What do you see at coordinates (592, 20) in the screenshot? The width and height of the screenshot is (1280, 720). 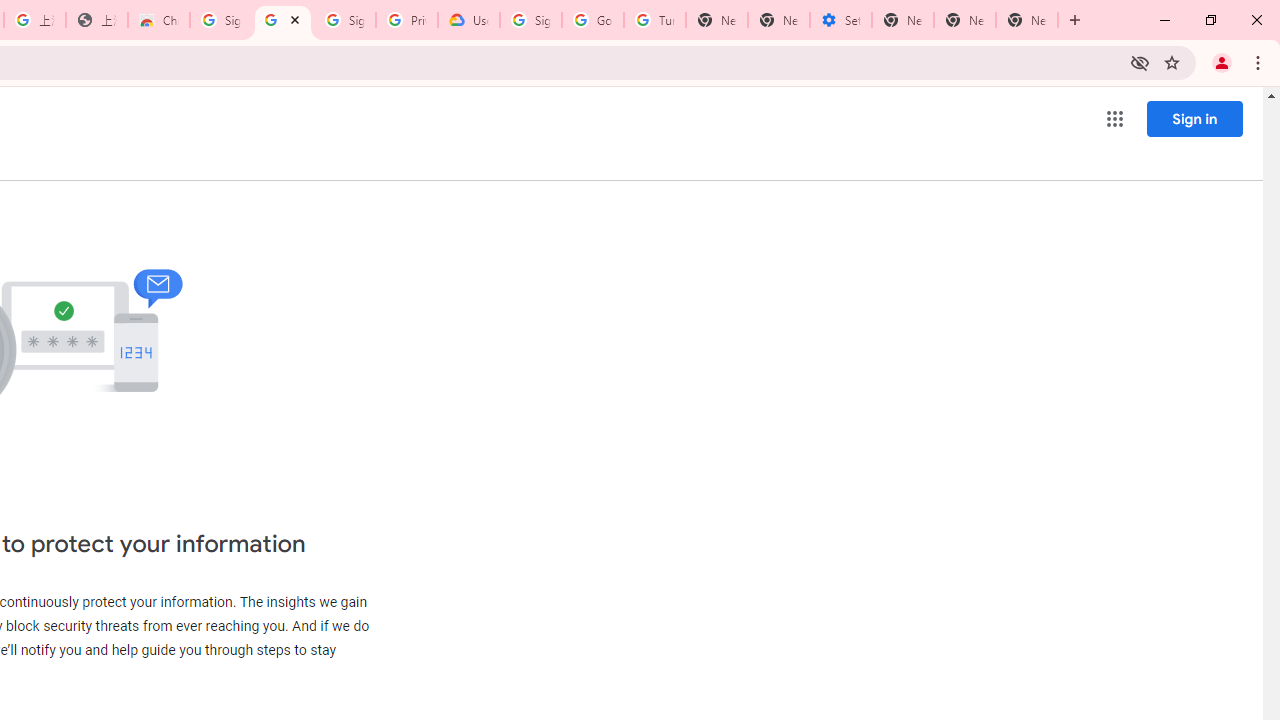 I see `'Google Account Help'` at bounding box center [592, 20].